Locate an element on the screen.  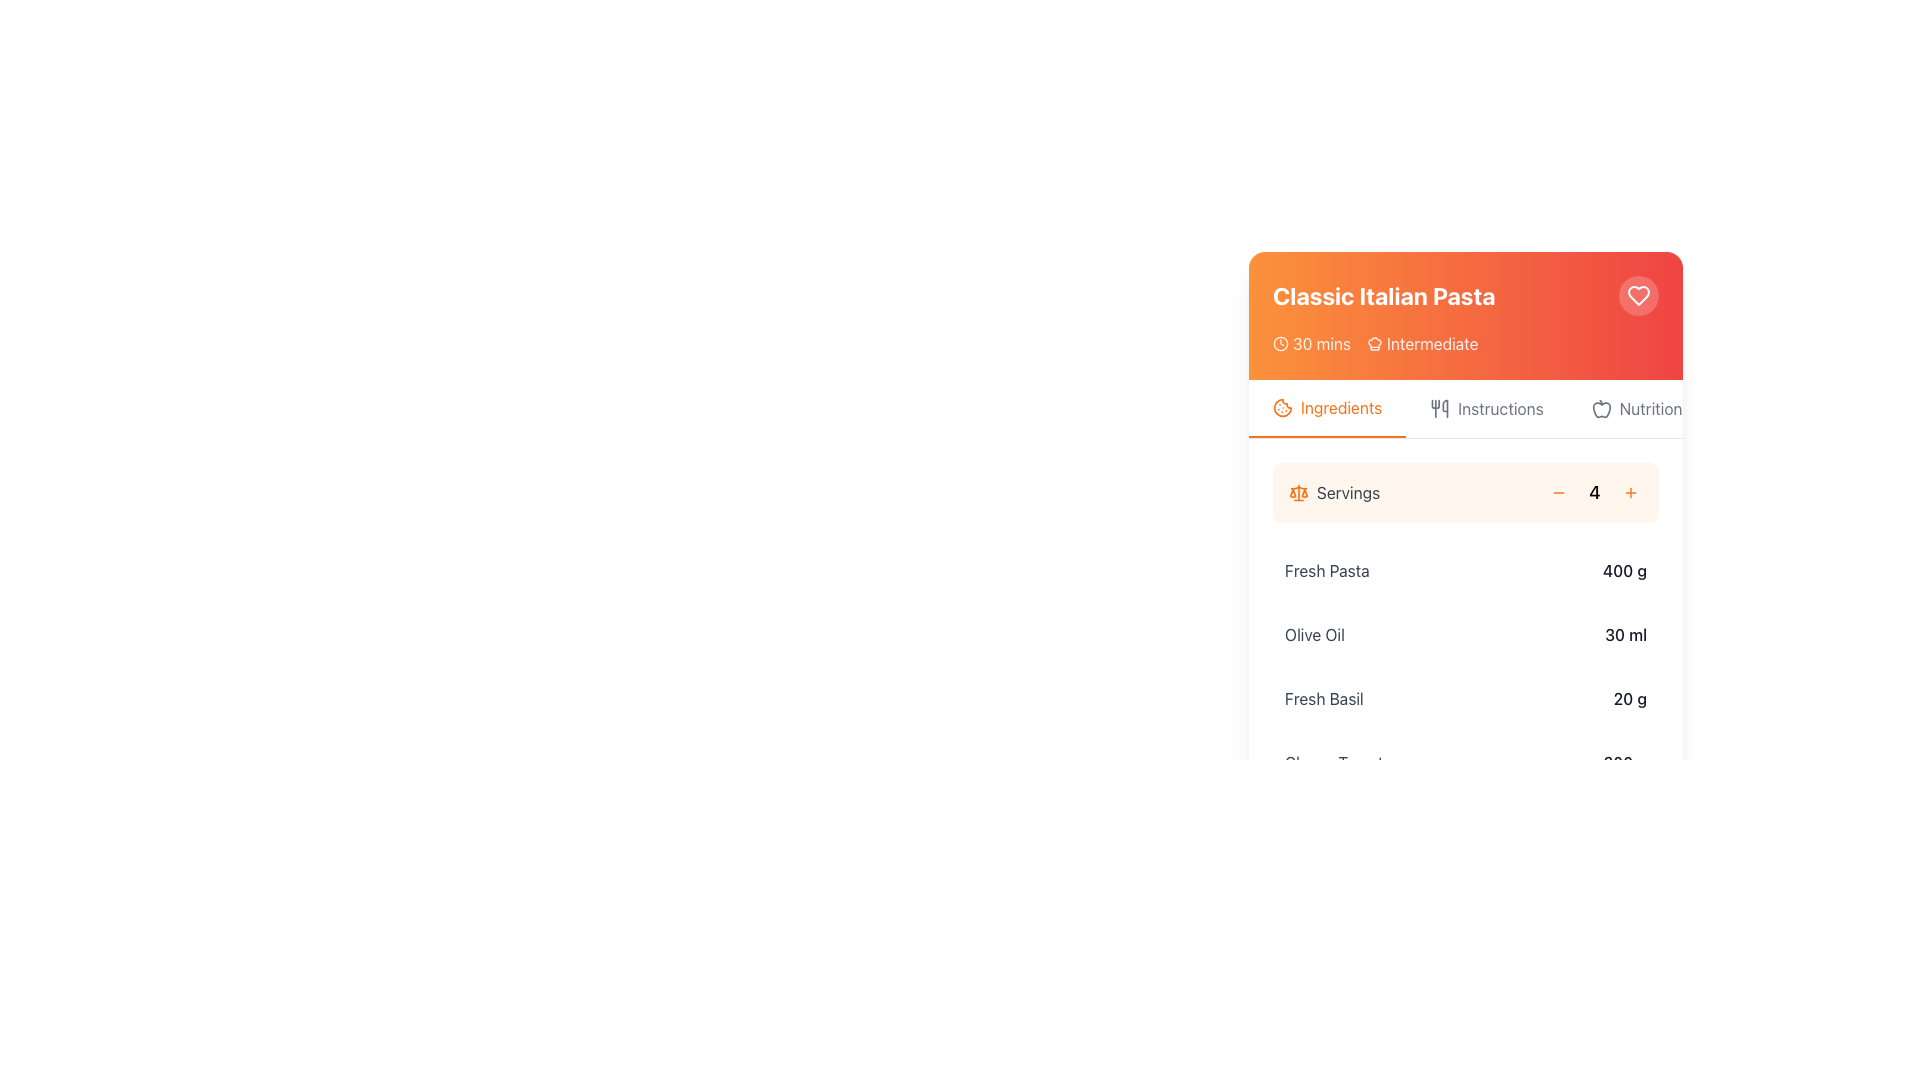
the Text label that describes the servings, located at the top-right corner of the interface, to the right of the scale icon is located at coordinates (1348, 493).